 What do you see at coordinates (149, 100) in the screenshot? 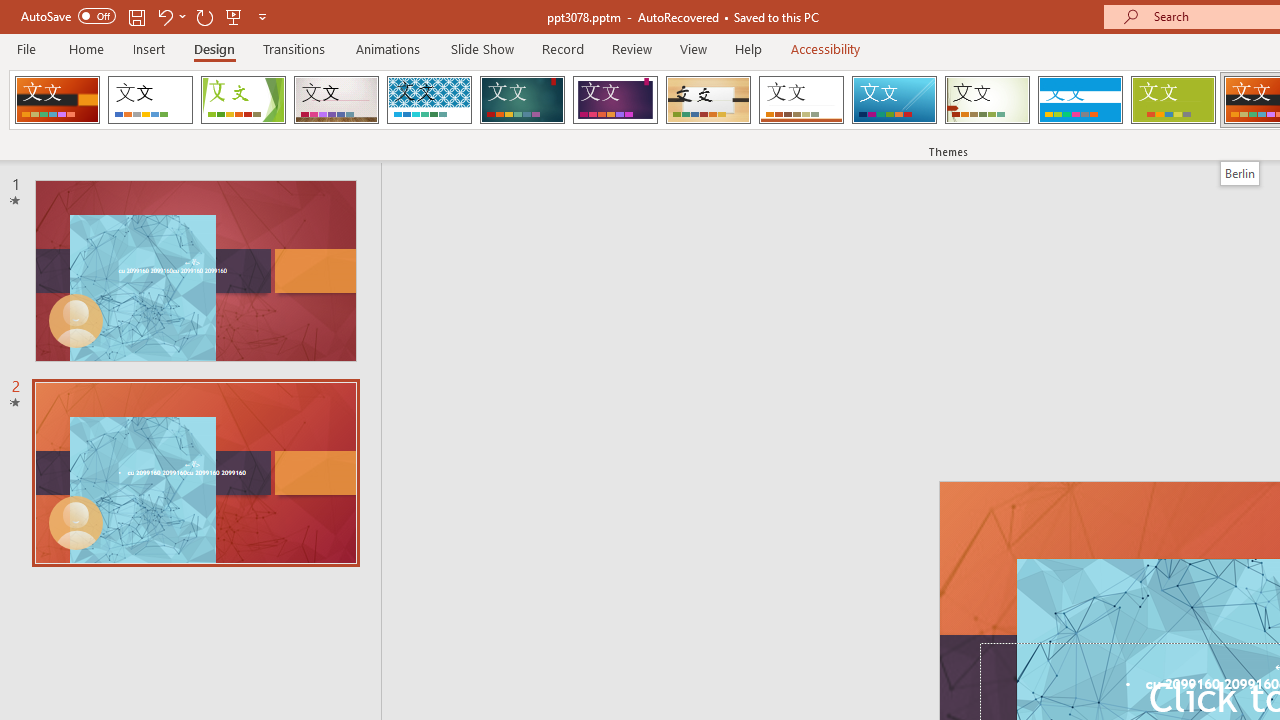
I see `'Office Theme'` at bounding box center [149, 100].